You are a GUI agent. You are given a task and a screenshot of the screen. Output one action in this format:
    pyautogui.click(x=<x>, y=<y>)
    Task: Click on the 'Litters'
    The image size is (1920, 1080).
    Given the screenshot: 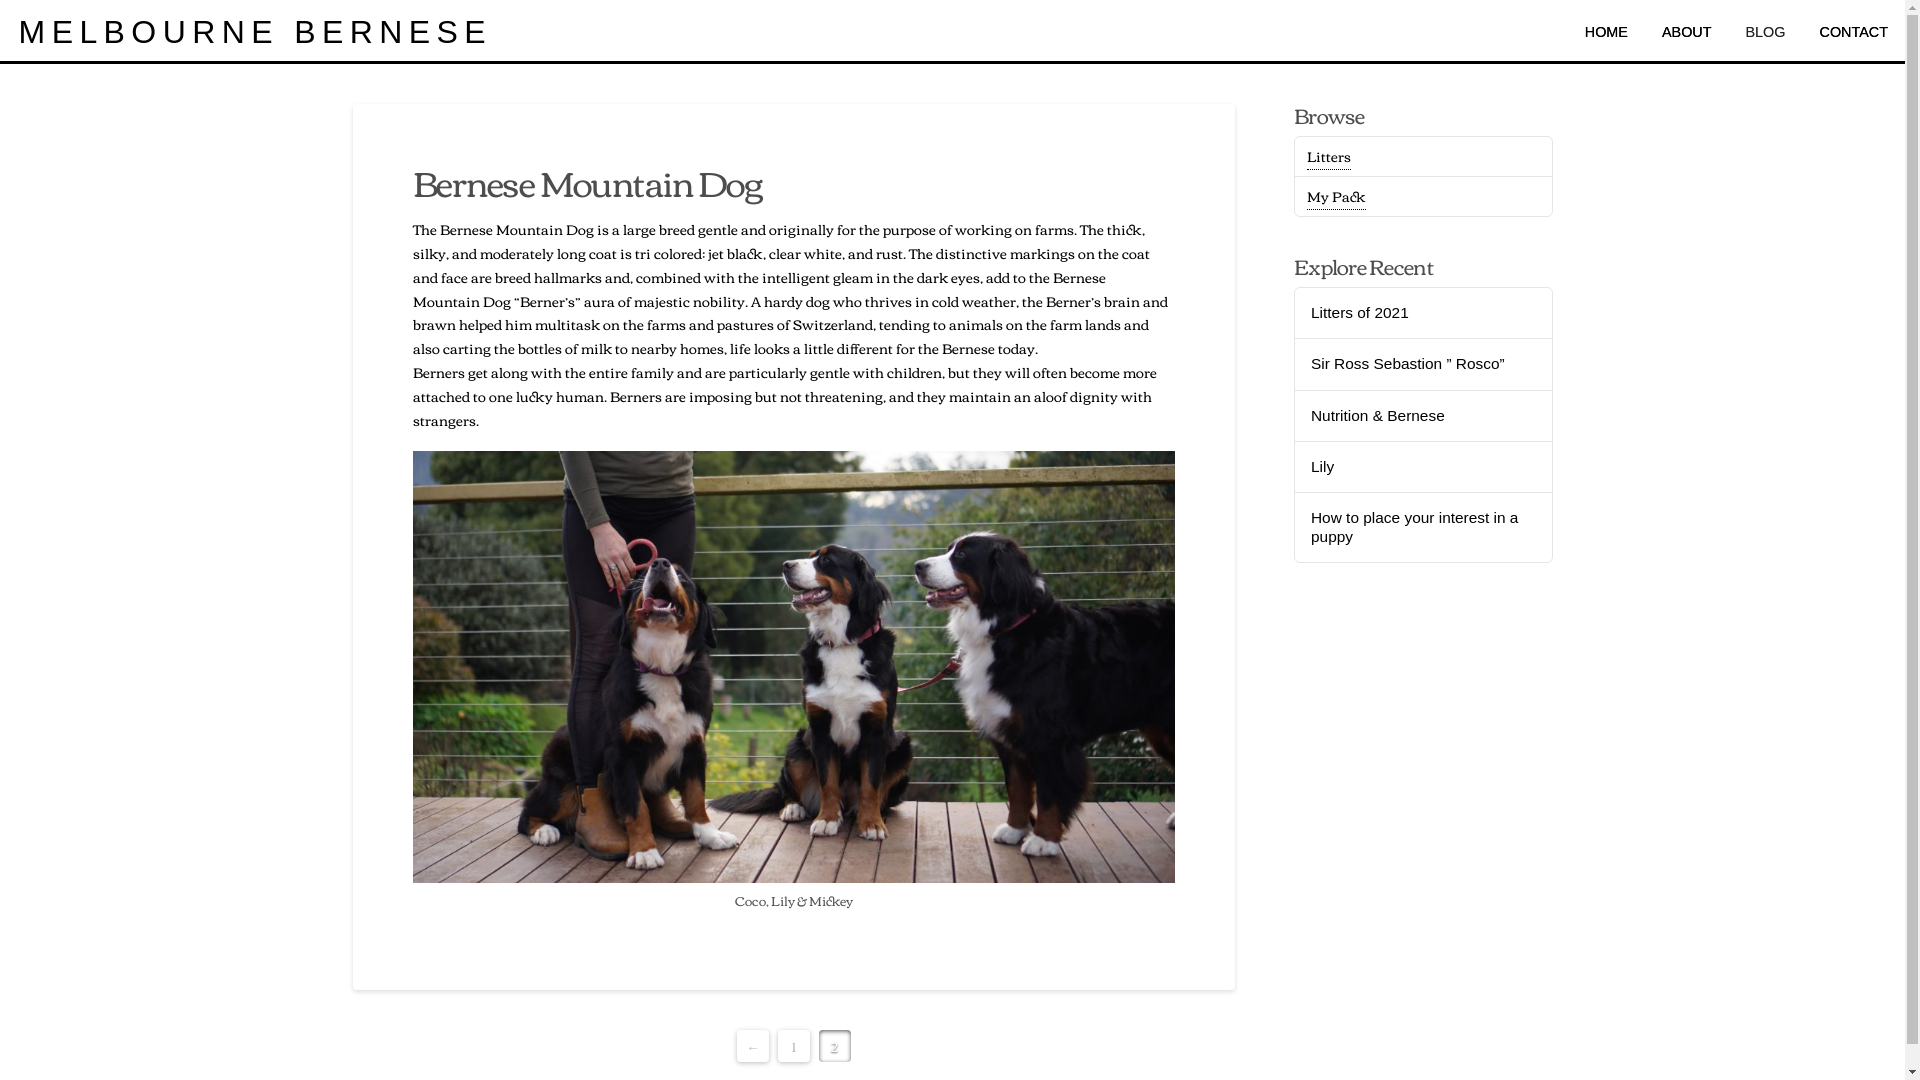 What is the action you would take?
    pyautogui.click(x=1329, y=155)
    